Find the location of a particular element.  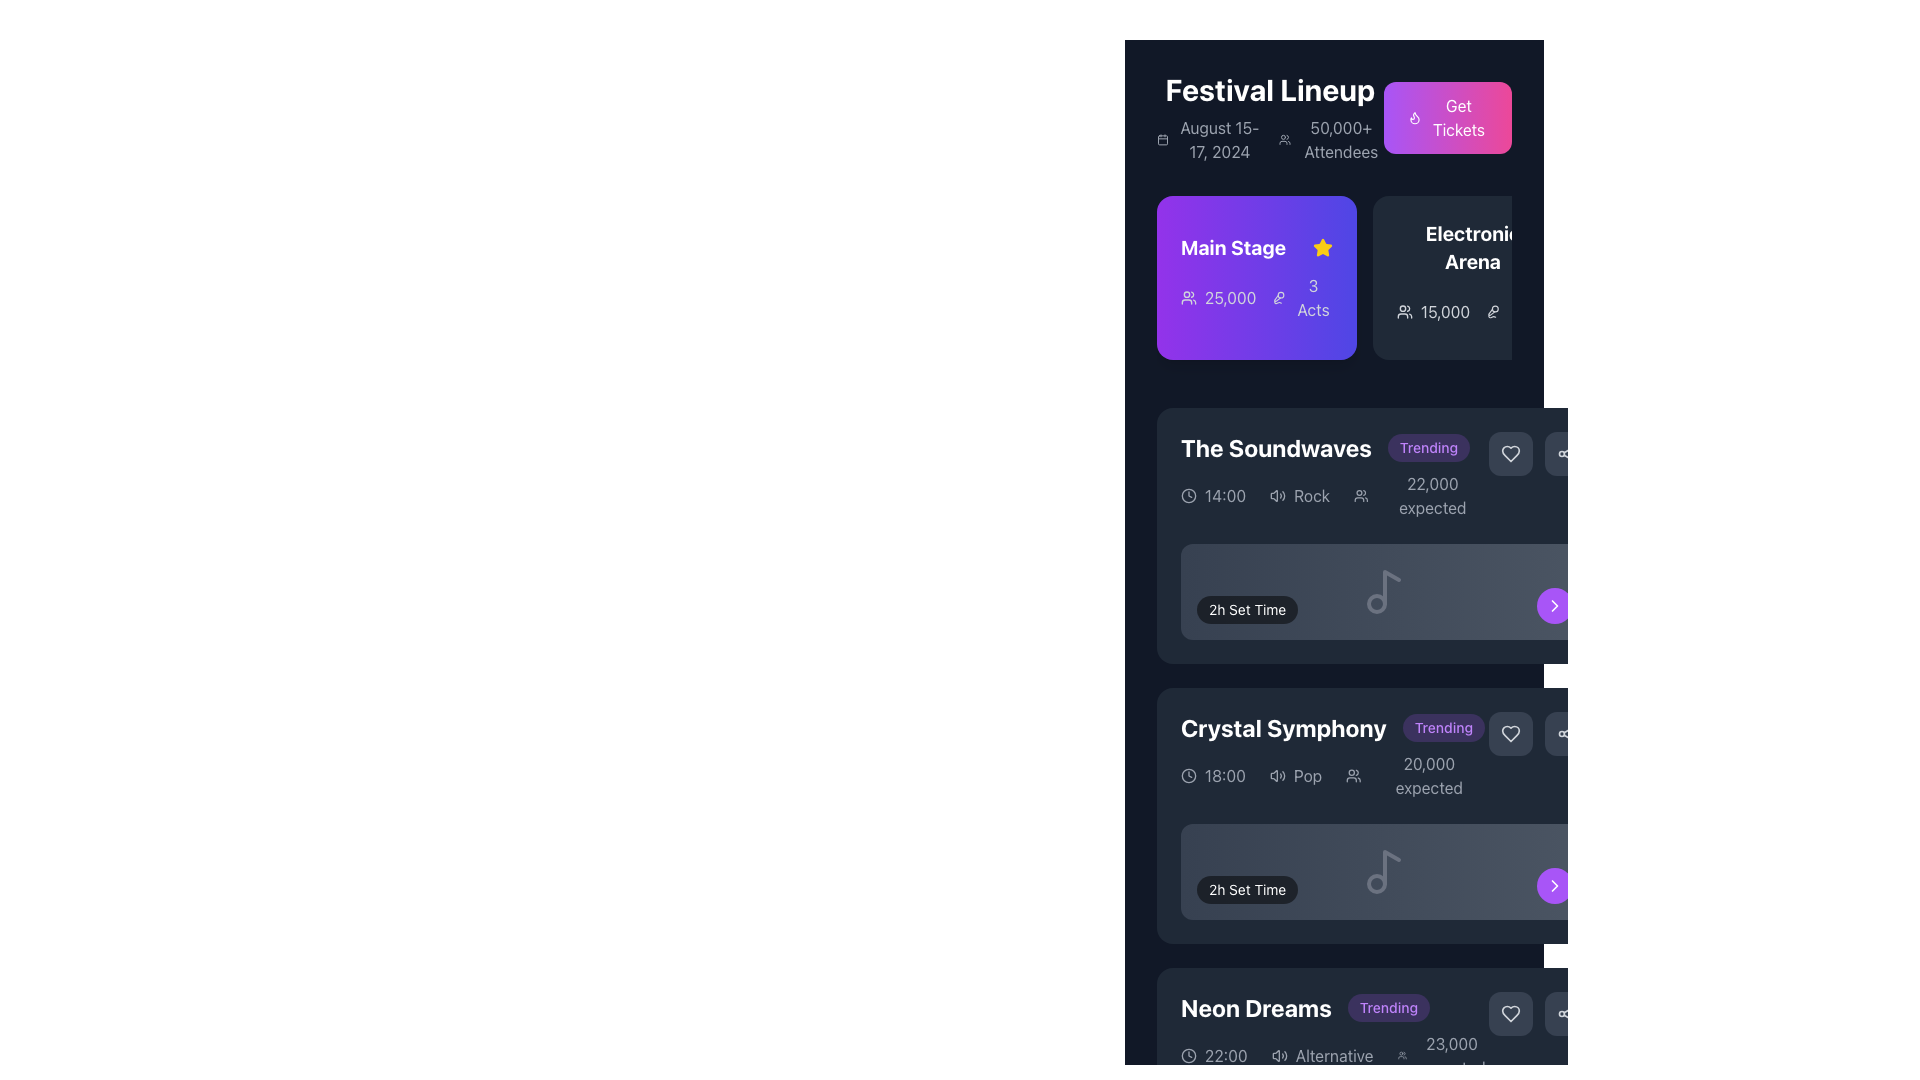

the text label displaying '50,000+ Attendees' to trigger potential tooltips or interactions is located at coordinates (1341, 138).